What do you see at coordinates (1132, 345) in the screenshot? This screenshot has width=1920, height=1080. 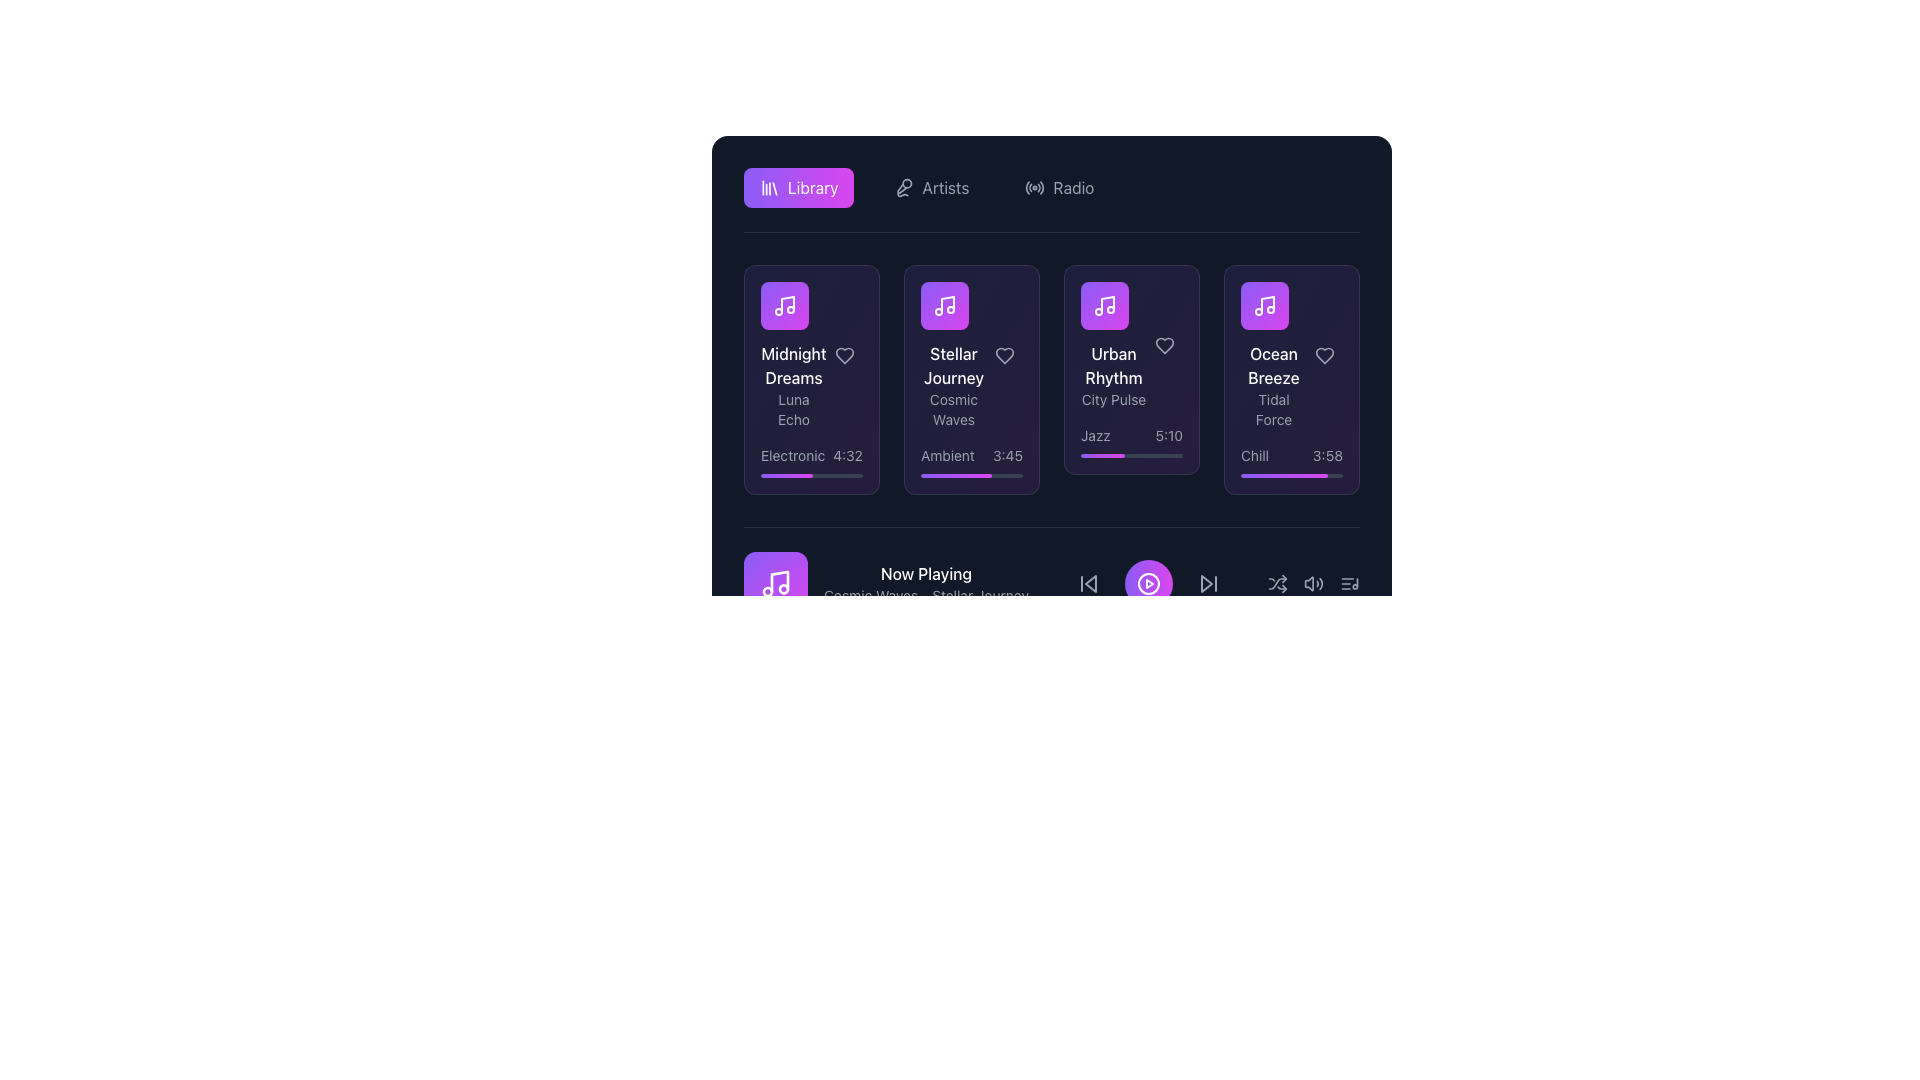 I see `the nearby interactive elements adjacent to the text label displaying the music track name 'Urban Rhythm' and its description 'City Pulse'` at bounding box center [1132, 345].